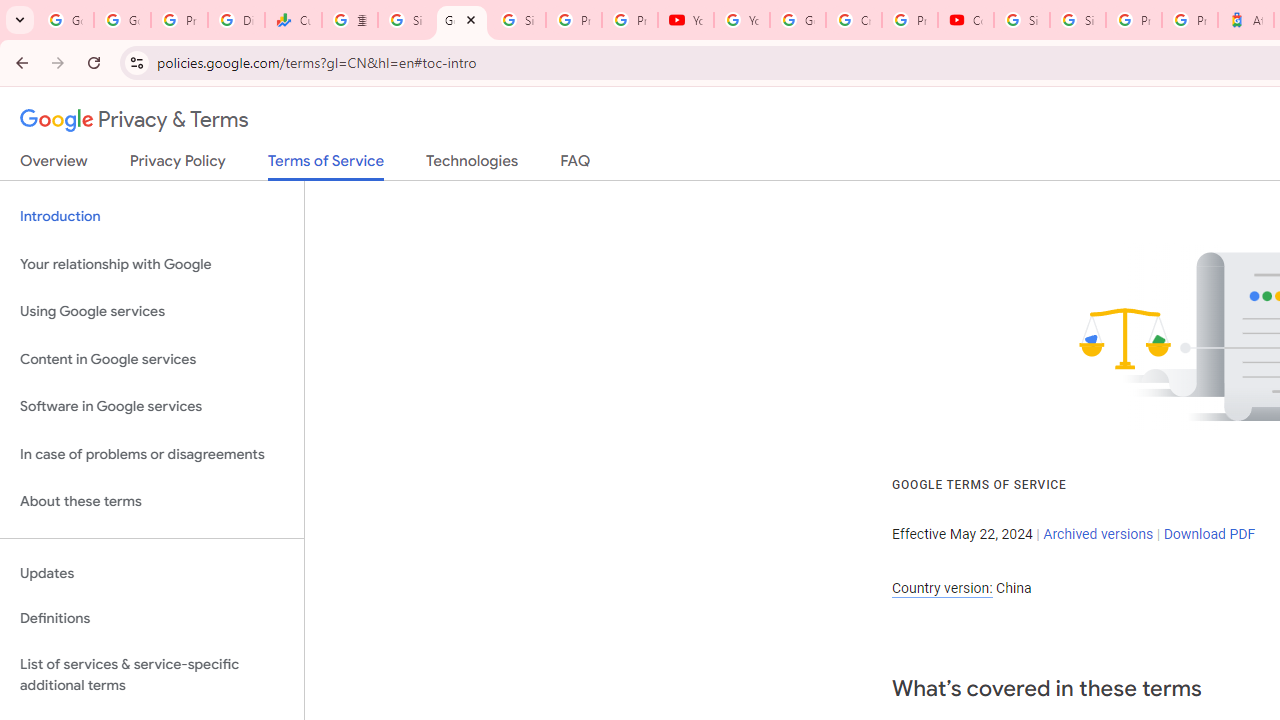 Image resolution: width=1280 pixels, height=720 pixels. Describe the element at coordinates (151, 358) in the screenshot. I see `'Content in Google services'` at that location.